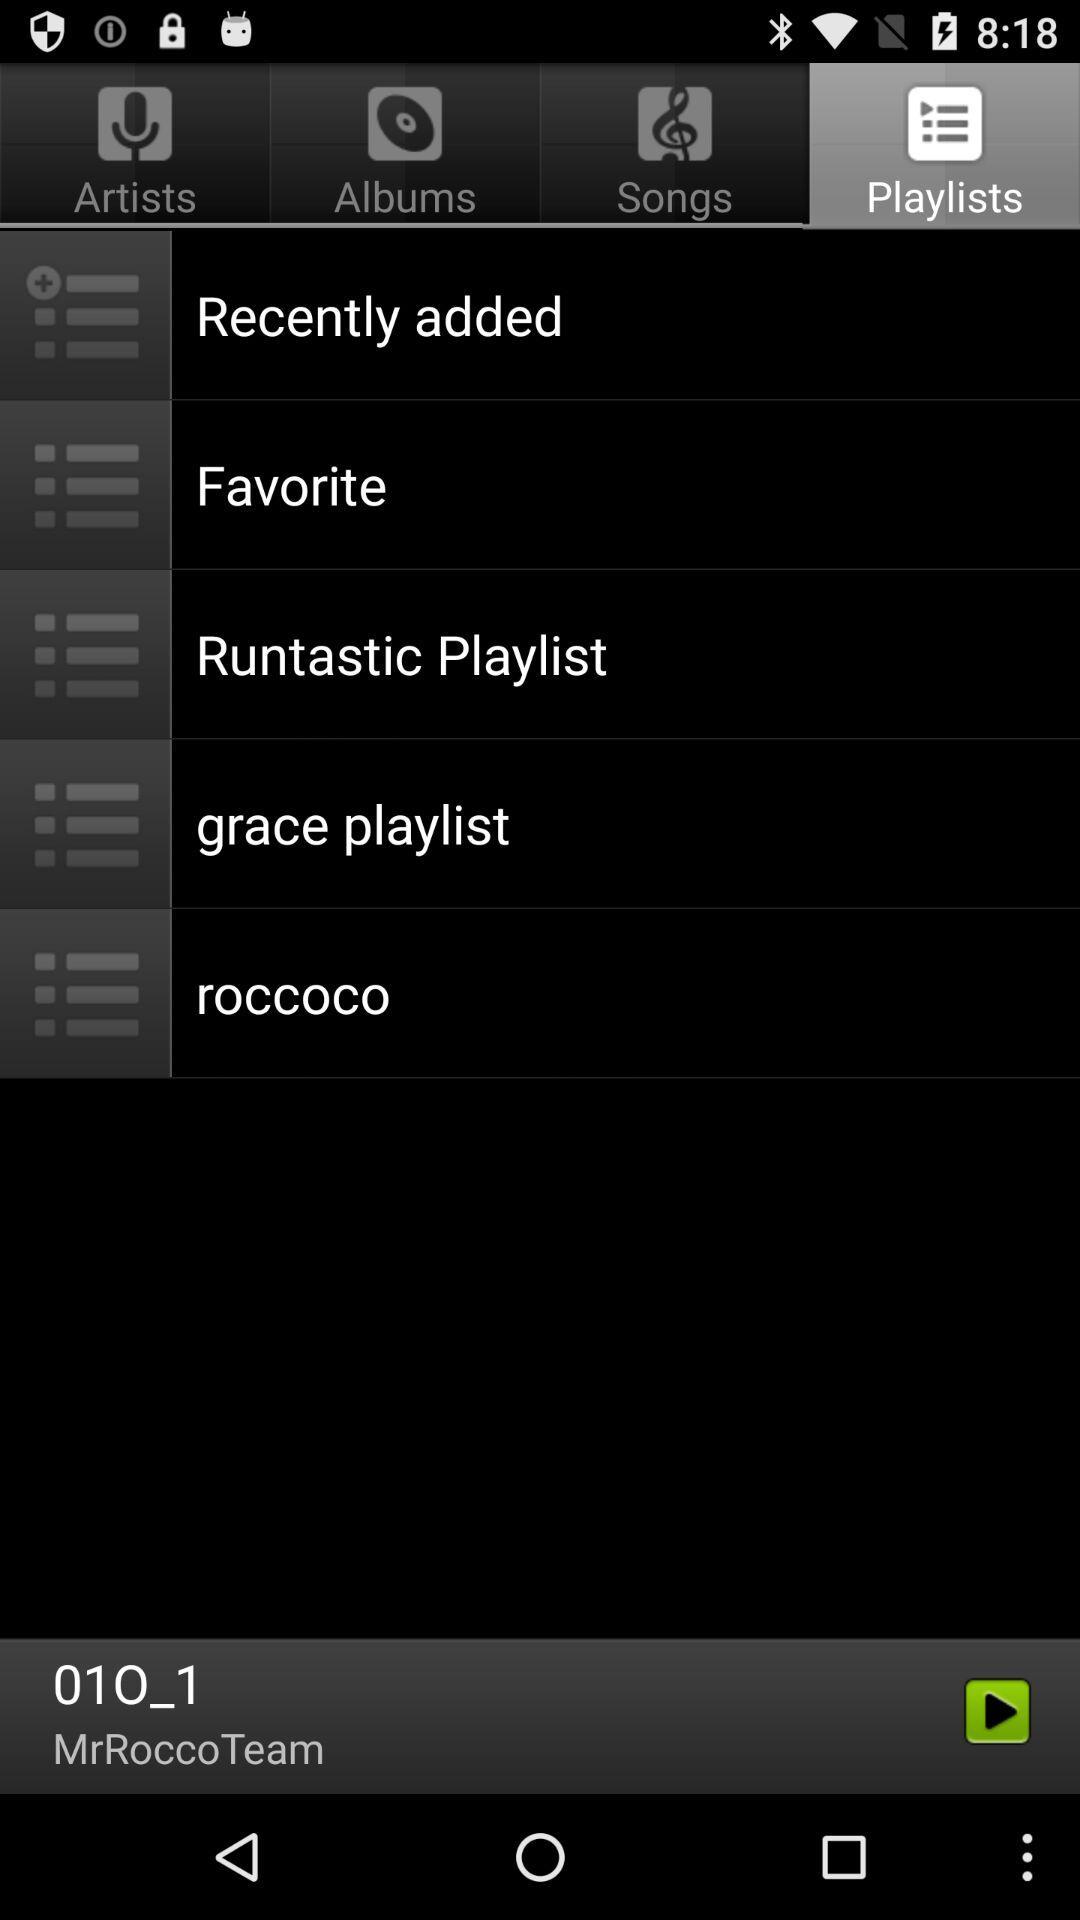  What do you see at coordinates (941, 146) in the screenshot?
I see `playlists app` at bounding box center [941, 146].